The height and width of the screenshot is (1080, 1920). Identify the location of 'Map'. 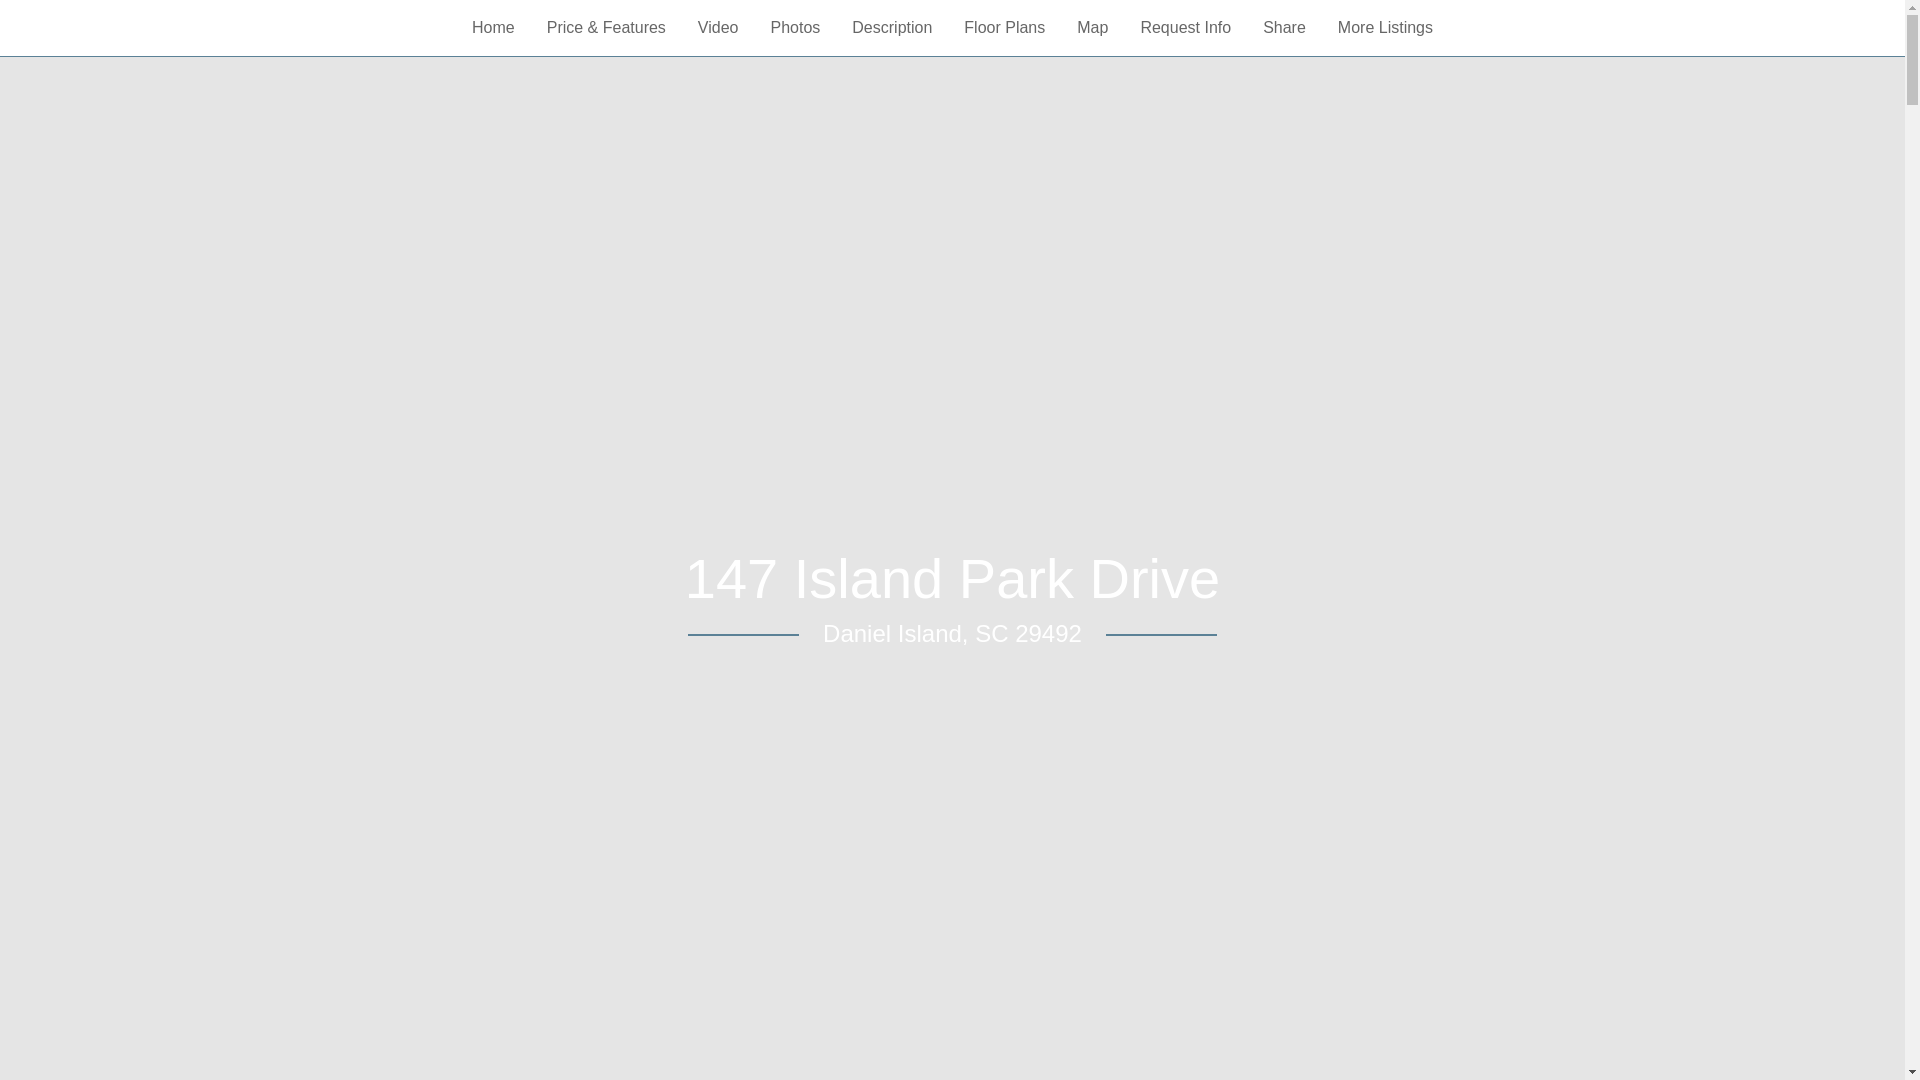
(1091, 27).